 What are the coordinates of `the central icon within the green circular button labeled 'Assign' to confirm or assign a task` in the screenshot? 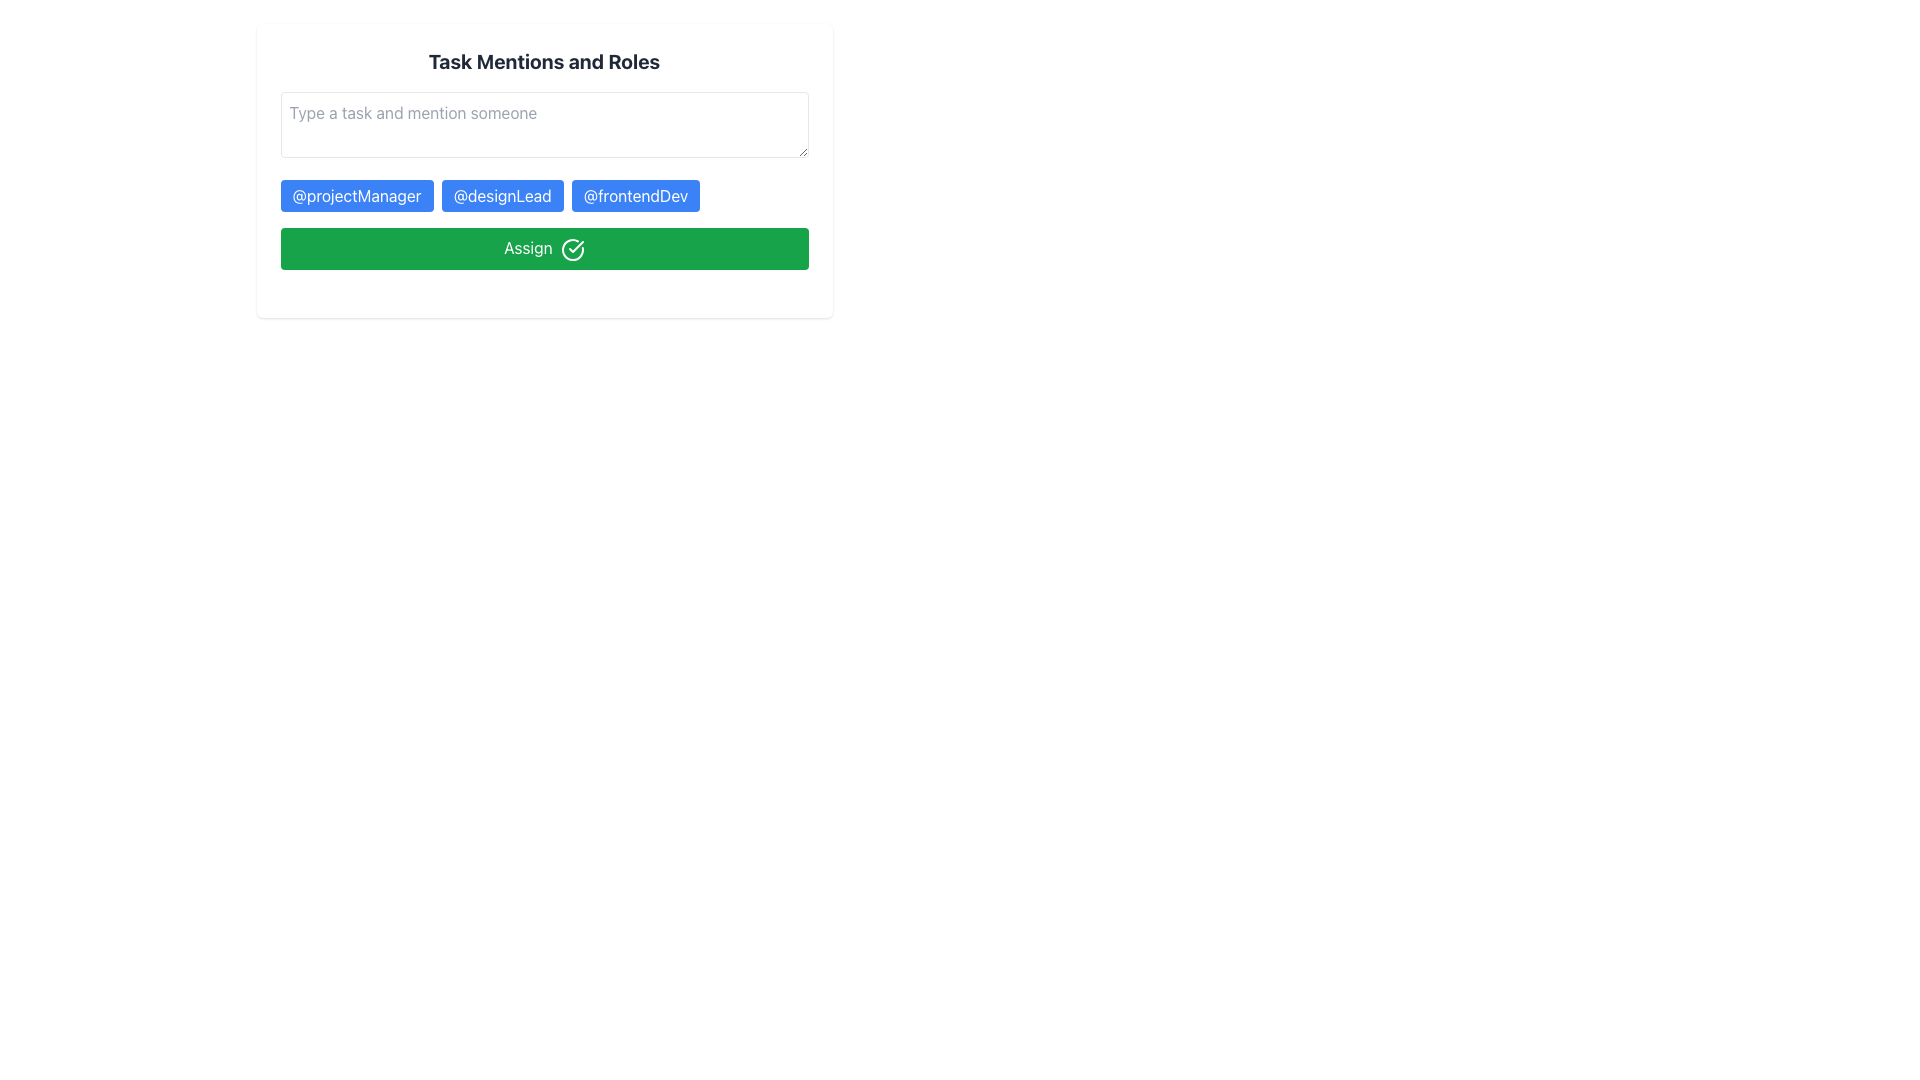 It's located at (575, 245).